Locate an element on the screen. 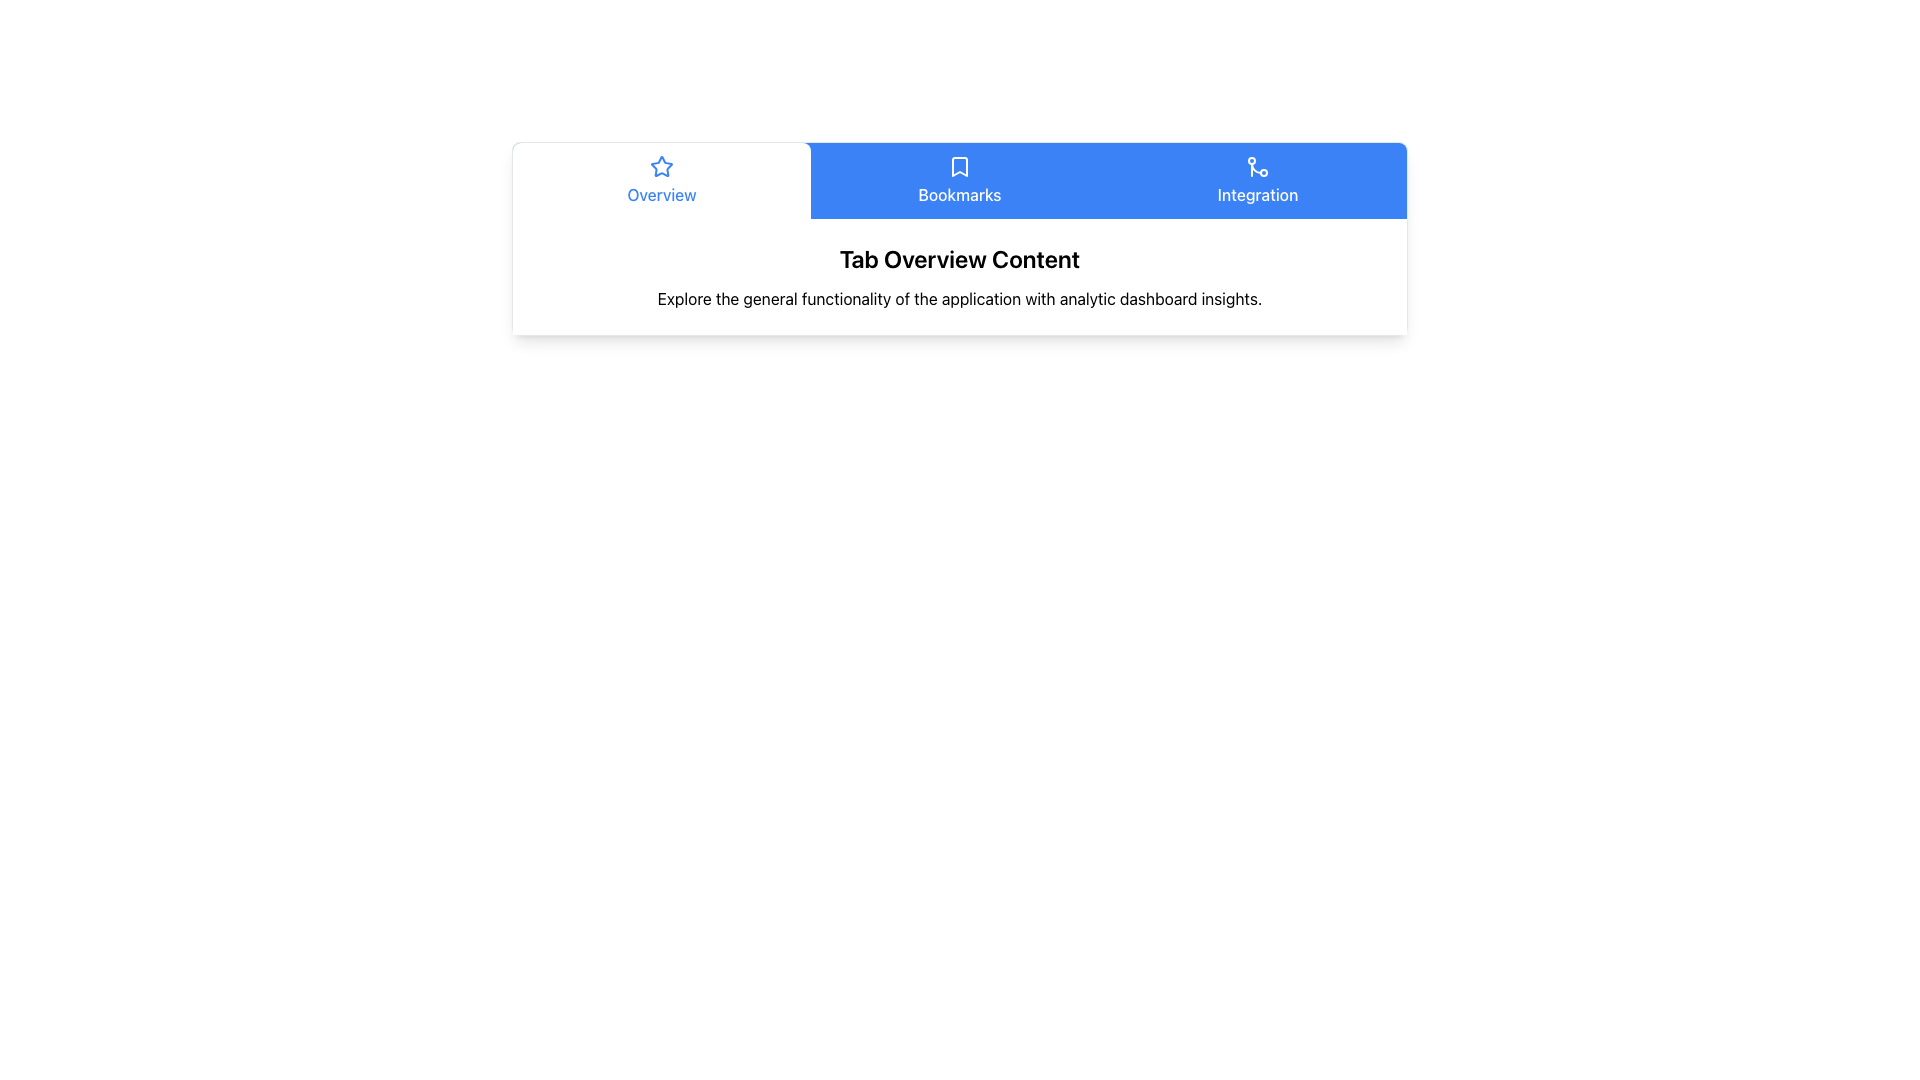 Image resolution: width=1920 pixels, height=1080 pixels. the 'Overview' tab, which is the leftmost tab in the navigation bar, styled with a white background and blue text is located at coordinates (662, 181).